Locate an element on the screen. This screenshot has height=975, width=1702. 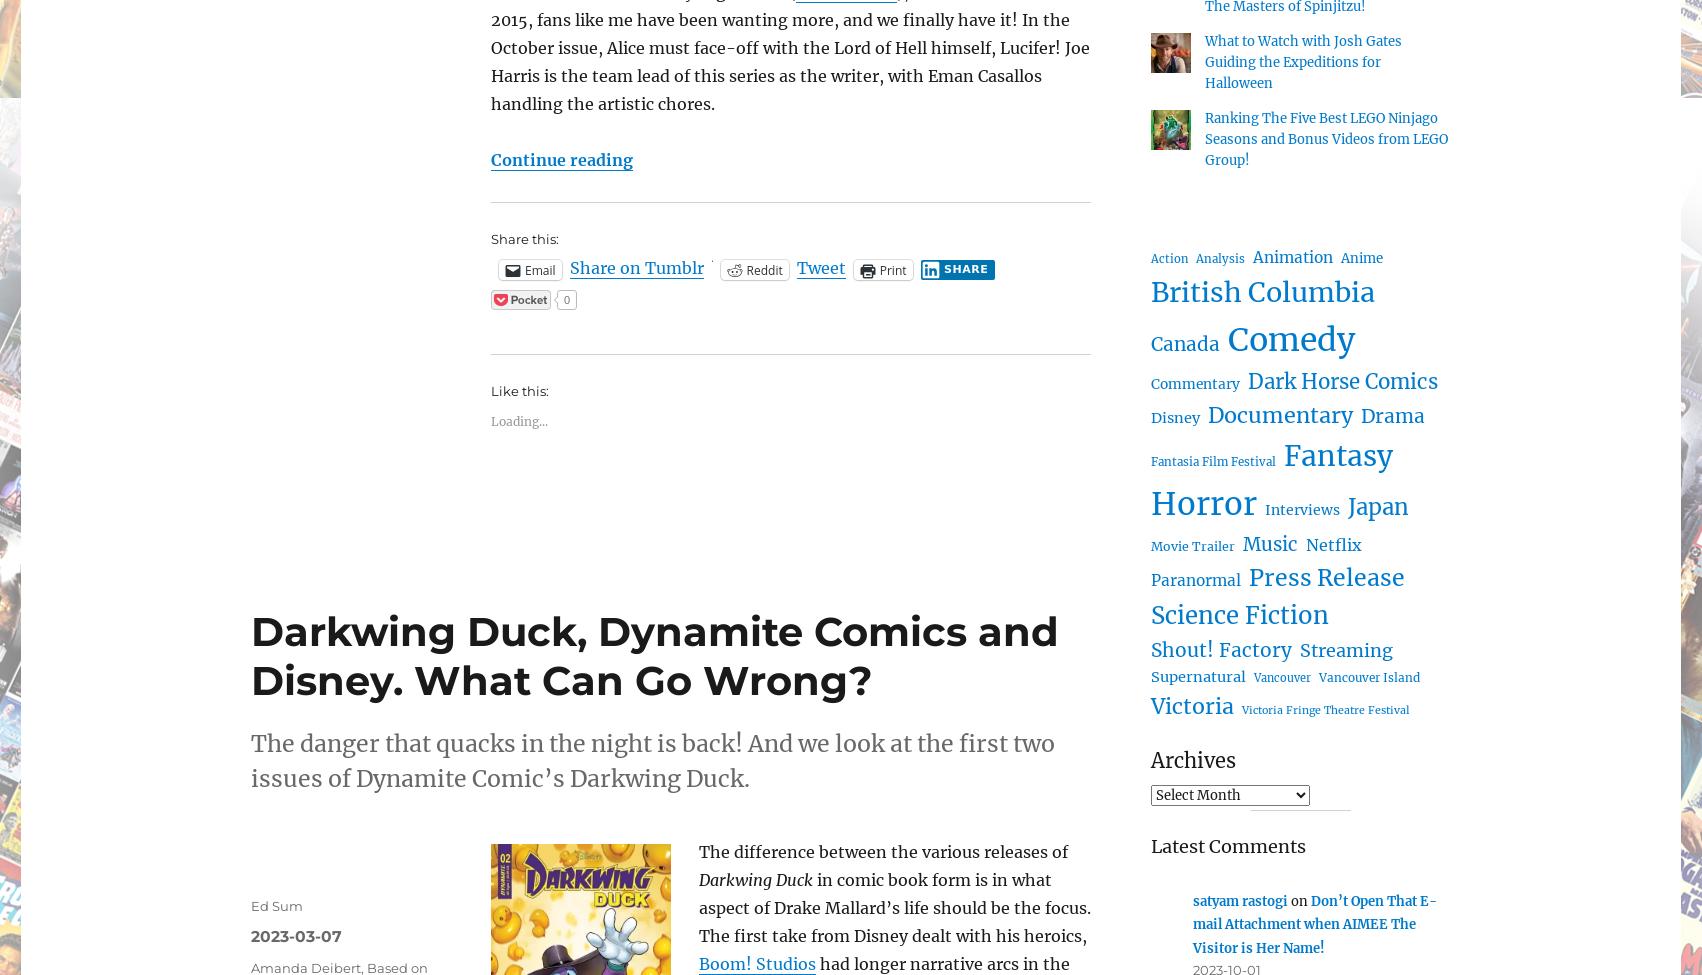
'Victoria Fringe Theatre Festival' is located at coordinates (1325, 708).